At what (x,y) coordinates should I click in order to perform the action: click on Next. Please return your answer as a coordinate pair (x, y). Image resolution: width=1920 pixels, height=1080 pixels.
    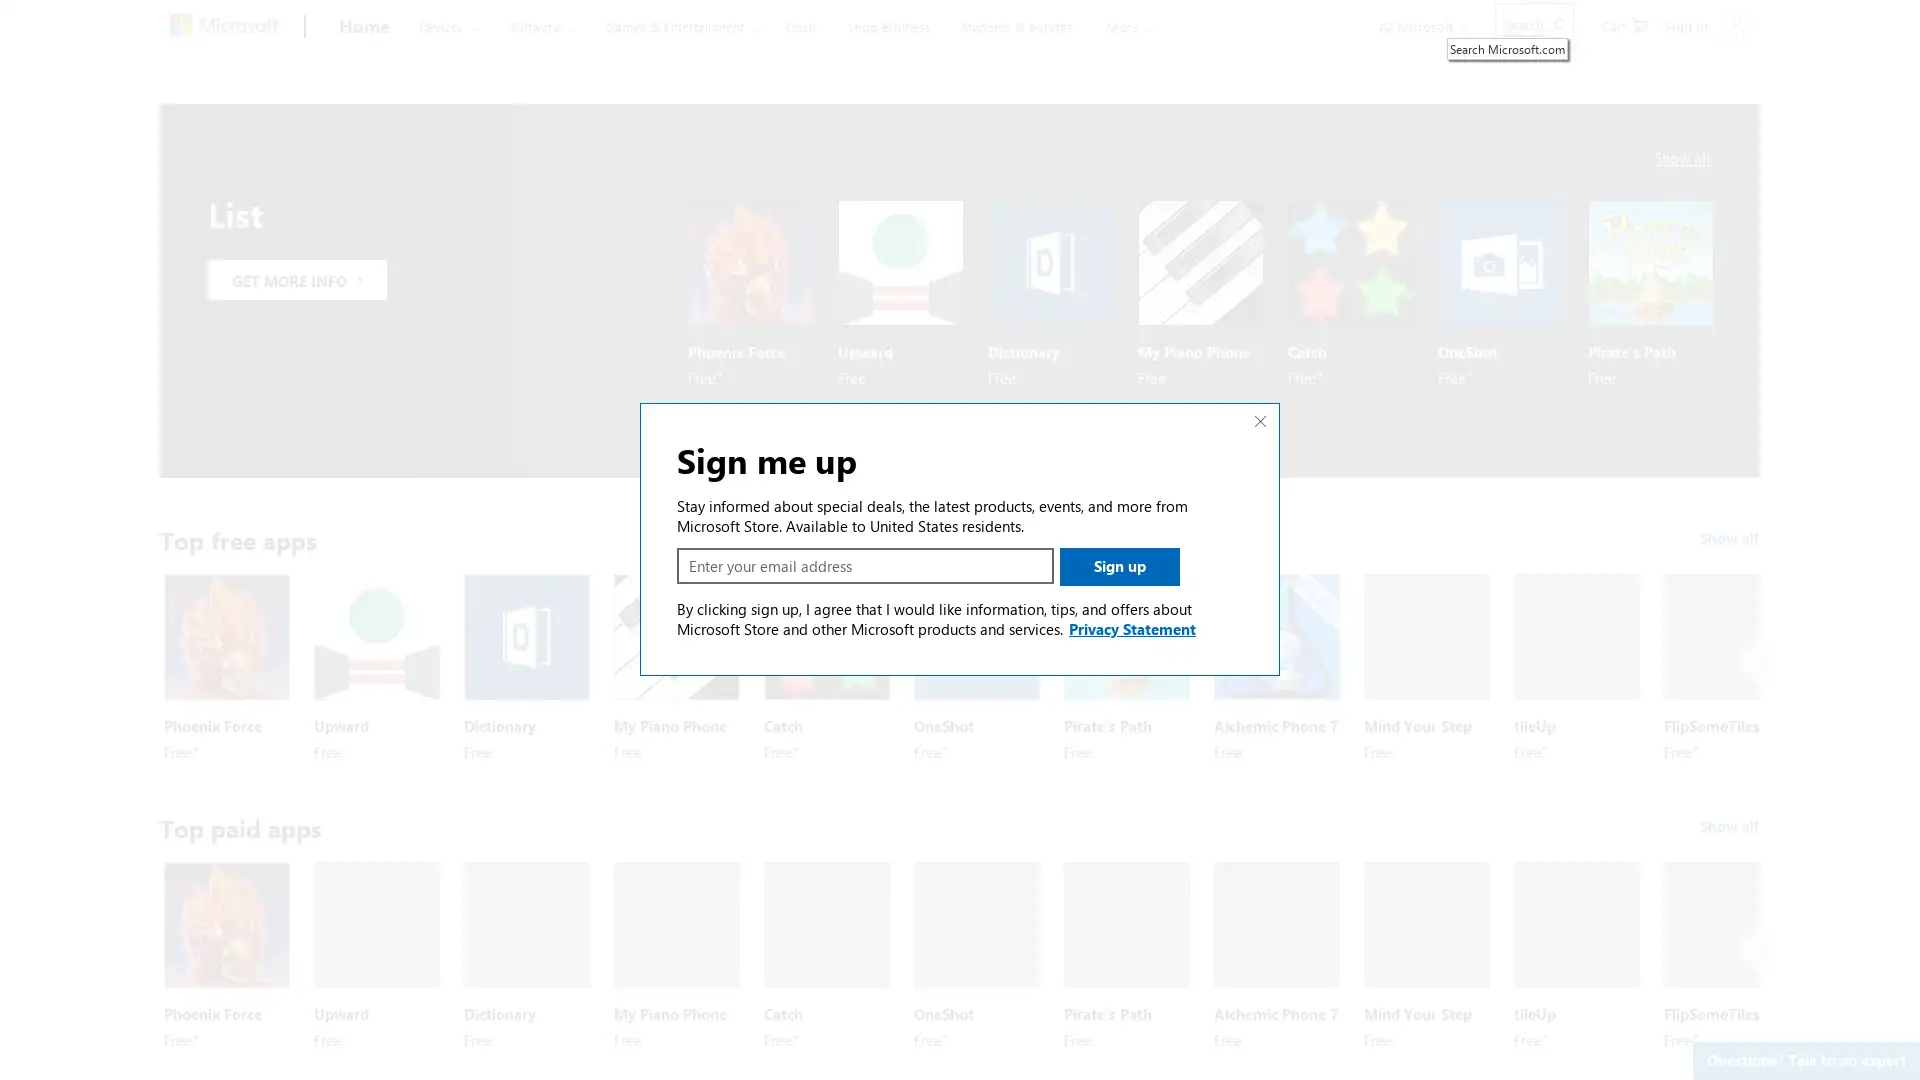
    Looking at the image, I should click on (1761, 948).